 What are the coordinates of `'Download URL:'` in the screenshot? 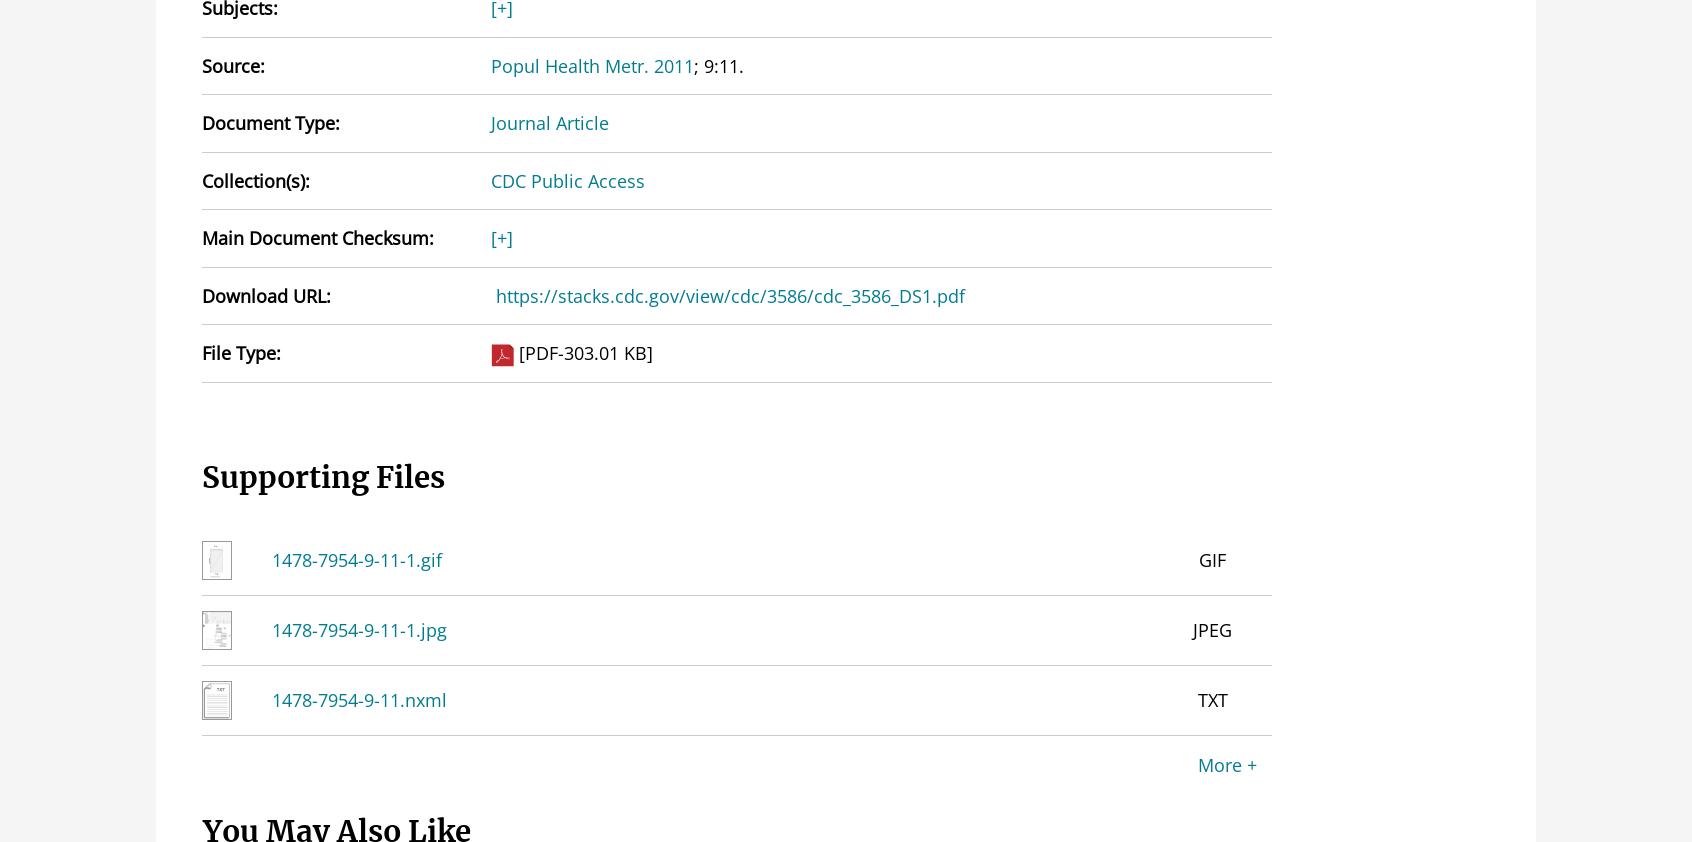 It's located at (201, 295).